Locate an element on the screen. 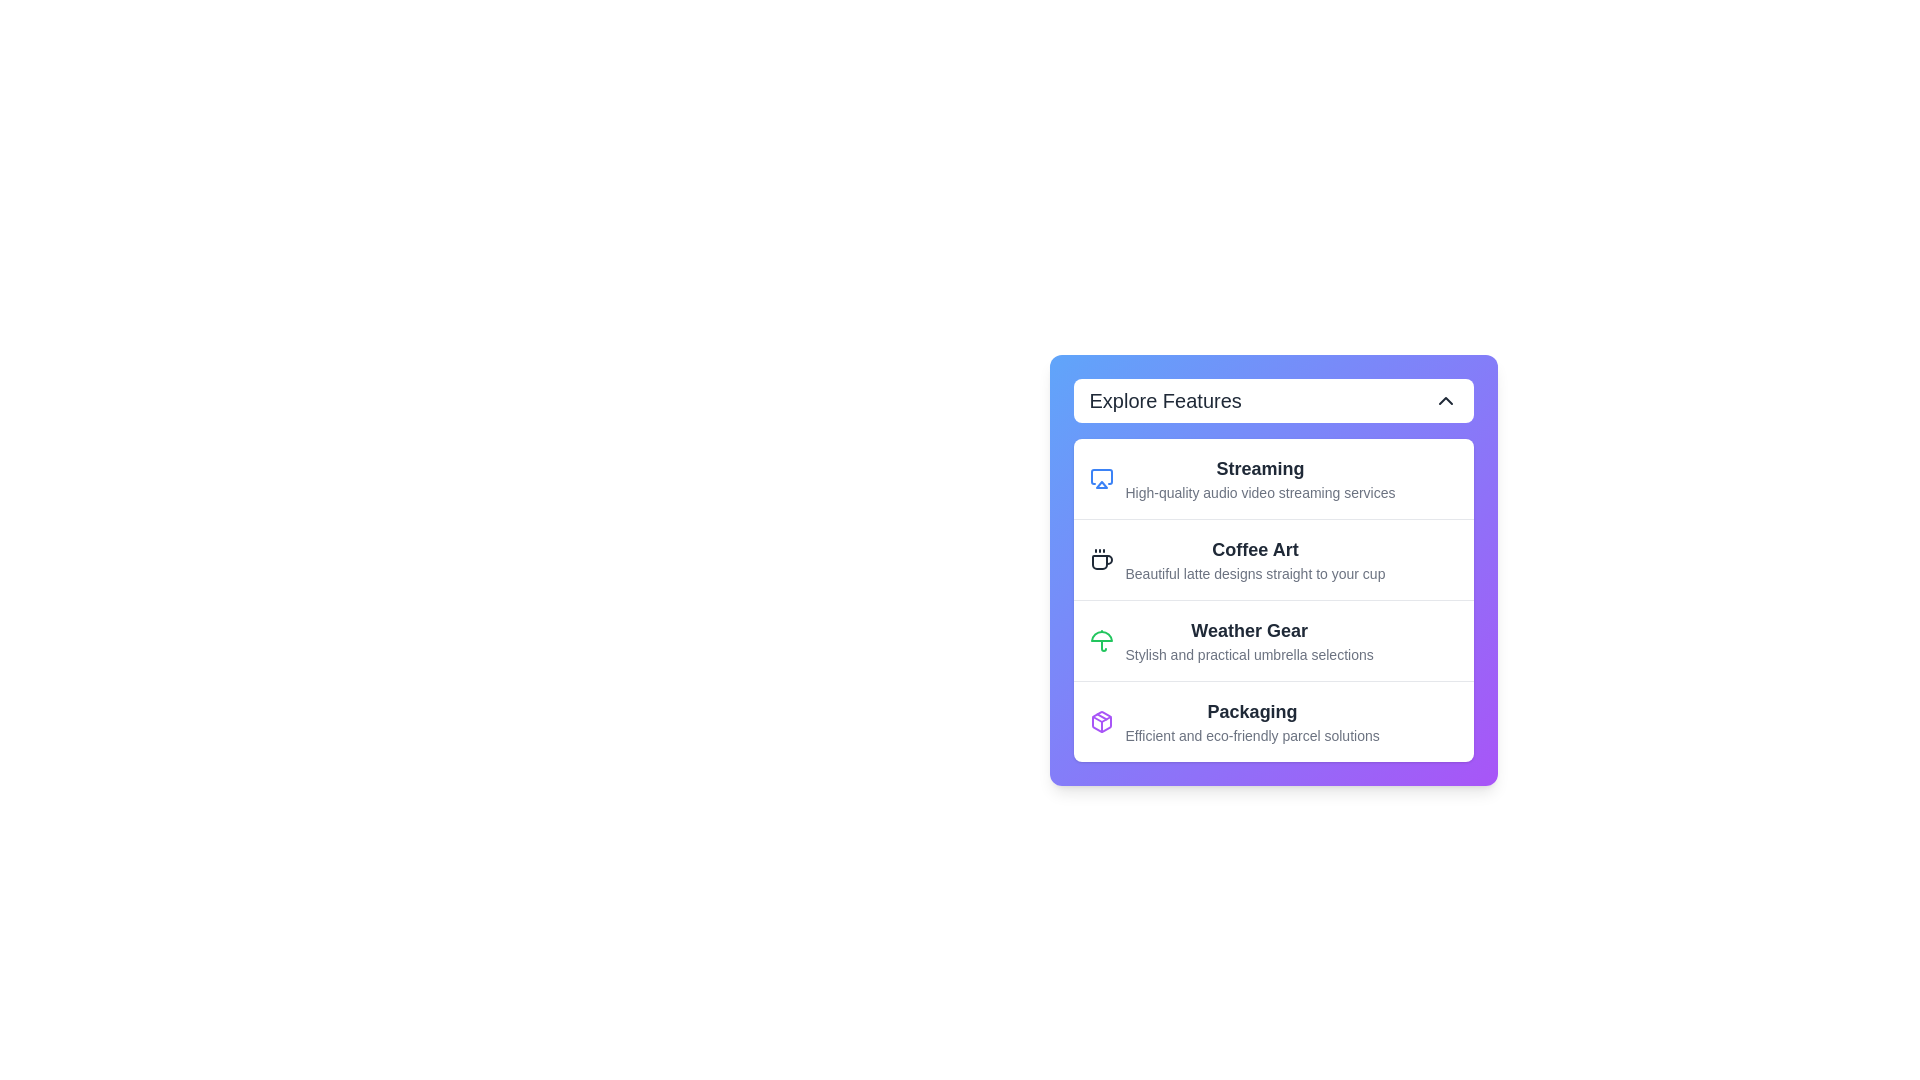 Image resolution: width=1920 pixels, height=1080 pixels. the 'Packaging' feature icon, which is a polygonal icon located in the bottom-most row of the feature list, aligned to the left of the text 'Packaging' is located at coordinates (1100, 721).